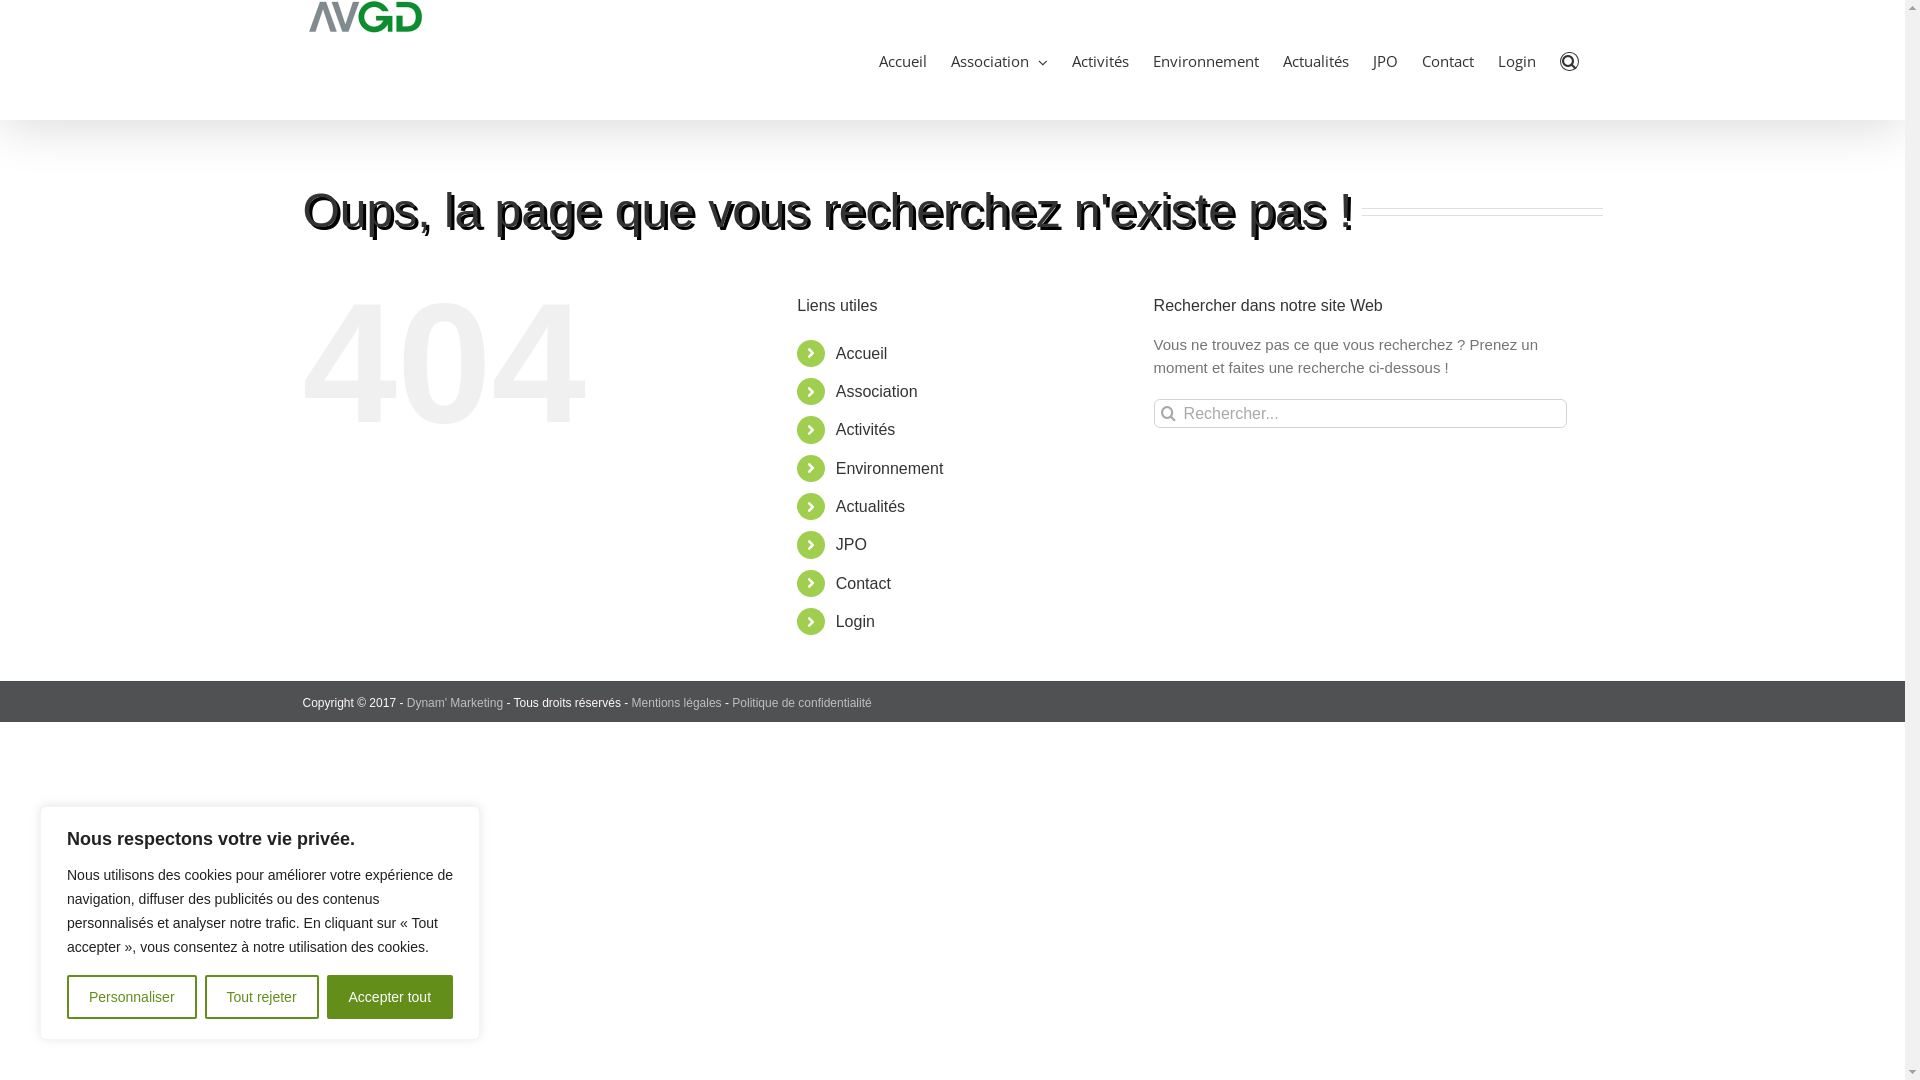  I want to click on 'Accepter tout', so click(389, 996).